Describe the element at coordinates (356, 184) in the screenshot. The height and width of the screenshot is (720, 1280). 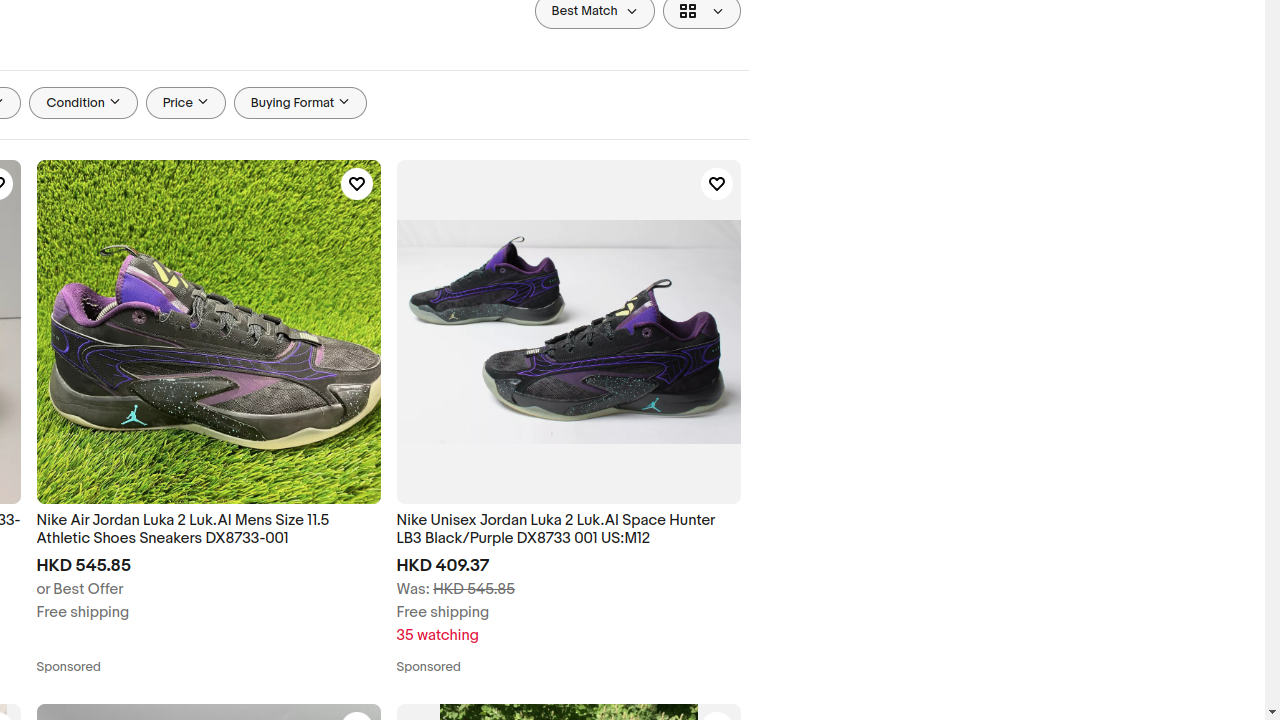
I see `'Click to watch item - Nike Air Jordan Luka 2 Luk.AI Mens Size 11.5 Athletic Shoes Sneakers DX8733-001'` at that location.